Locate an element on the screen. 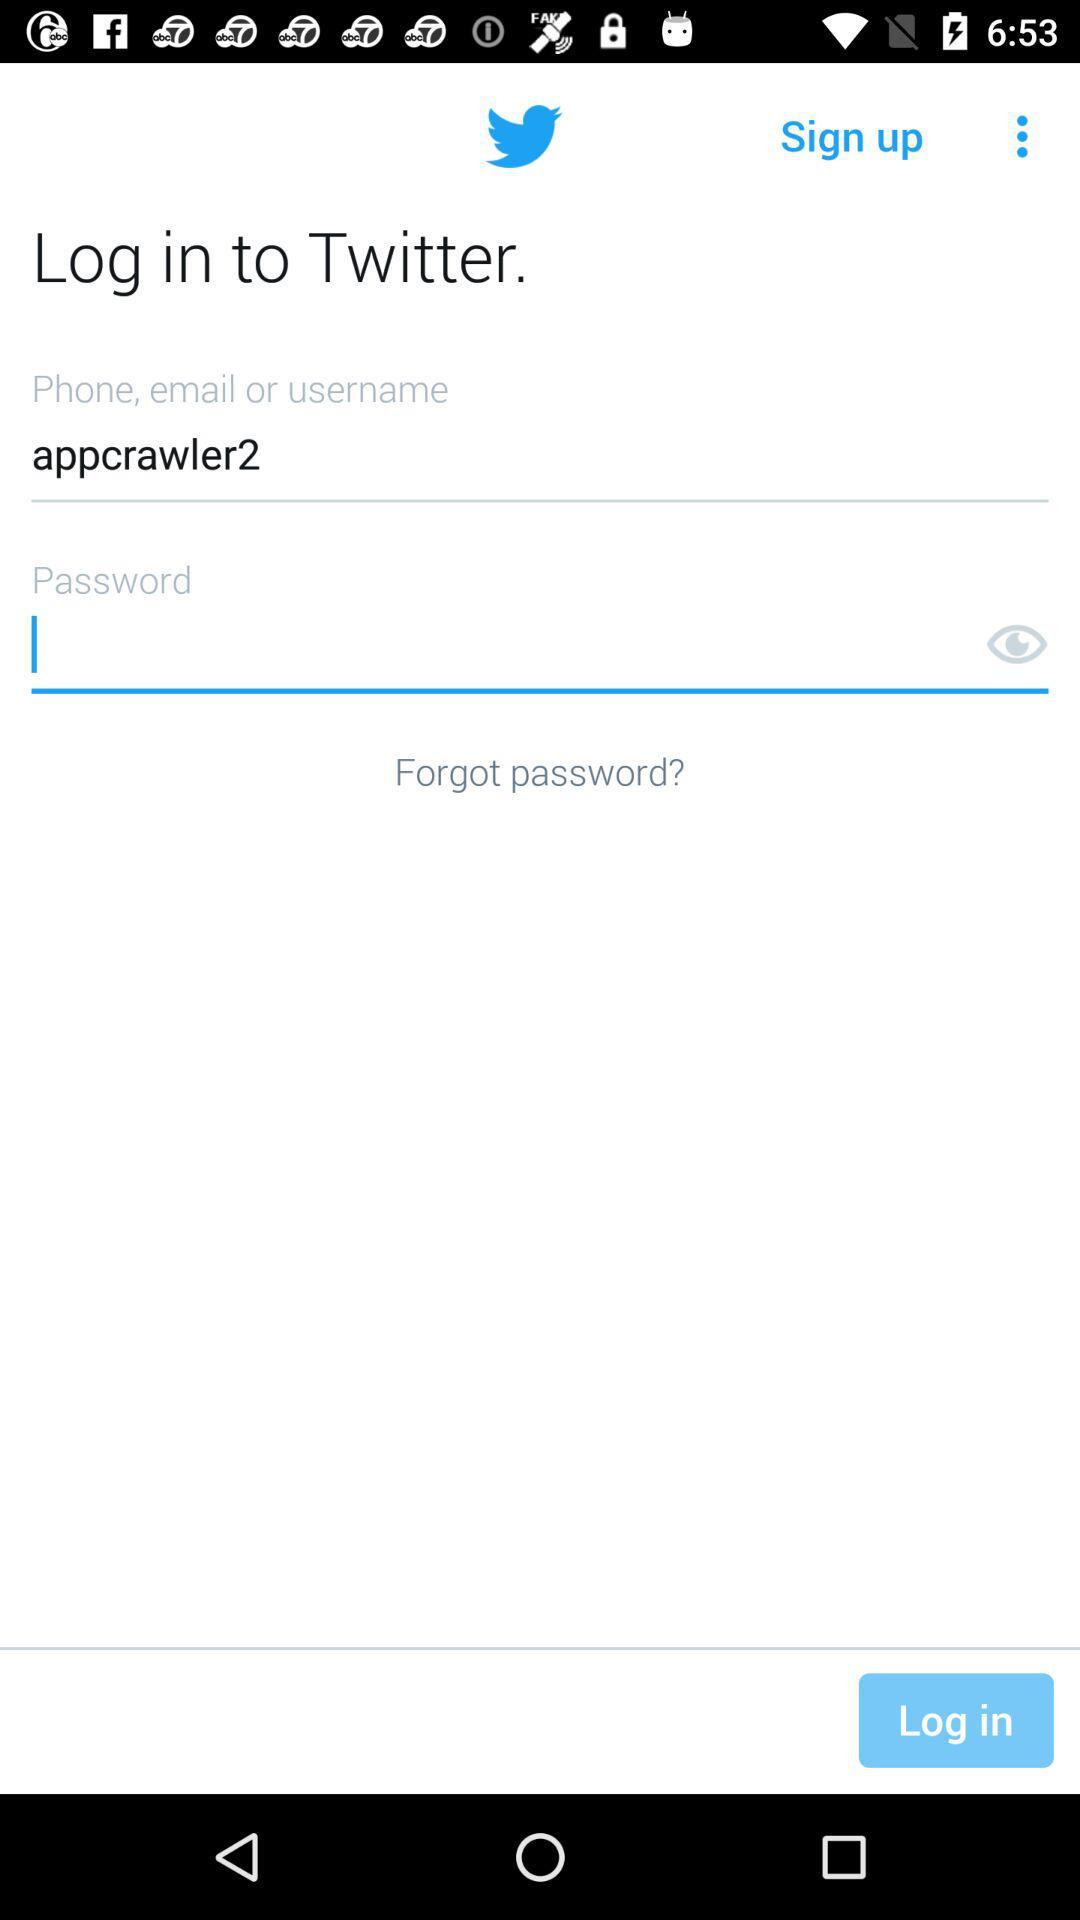  the icon next to sign up item is located at coordinates (1022, 135).